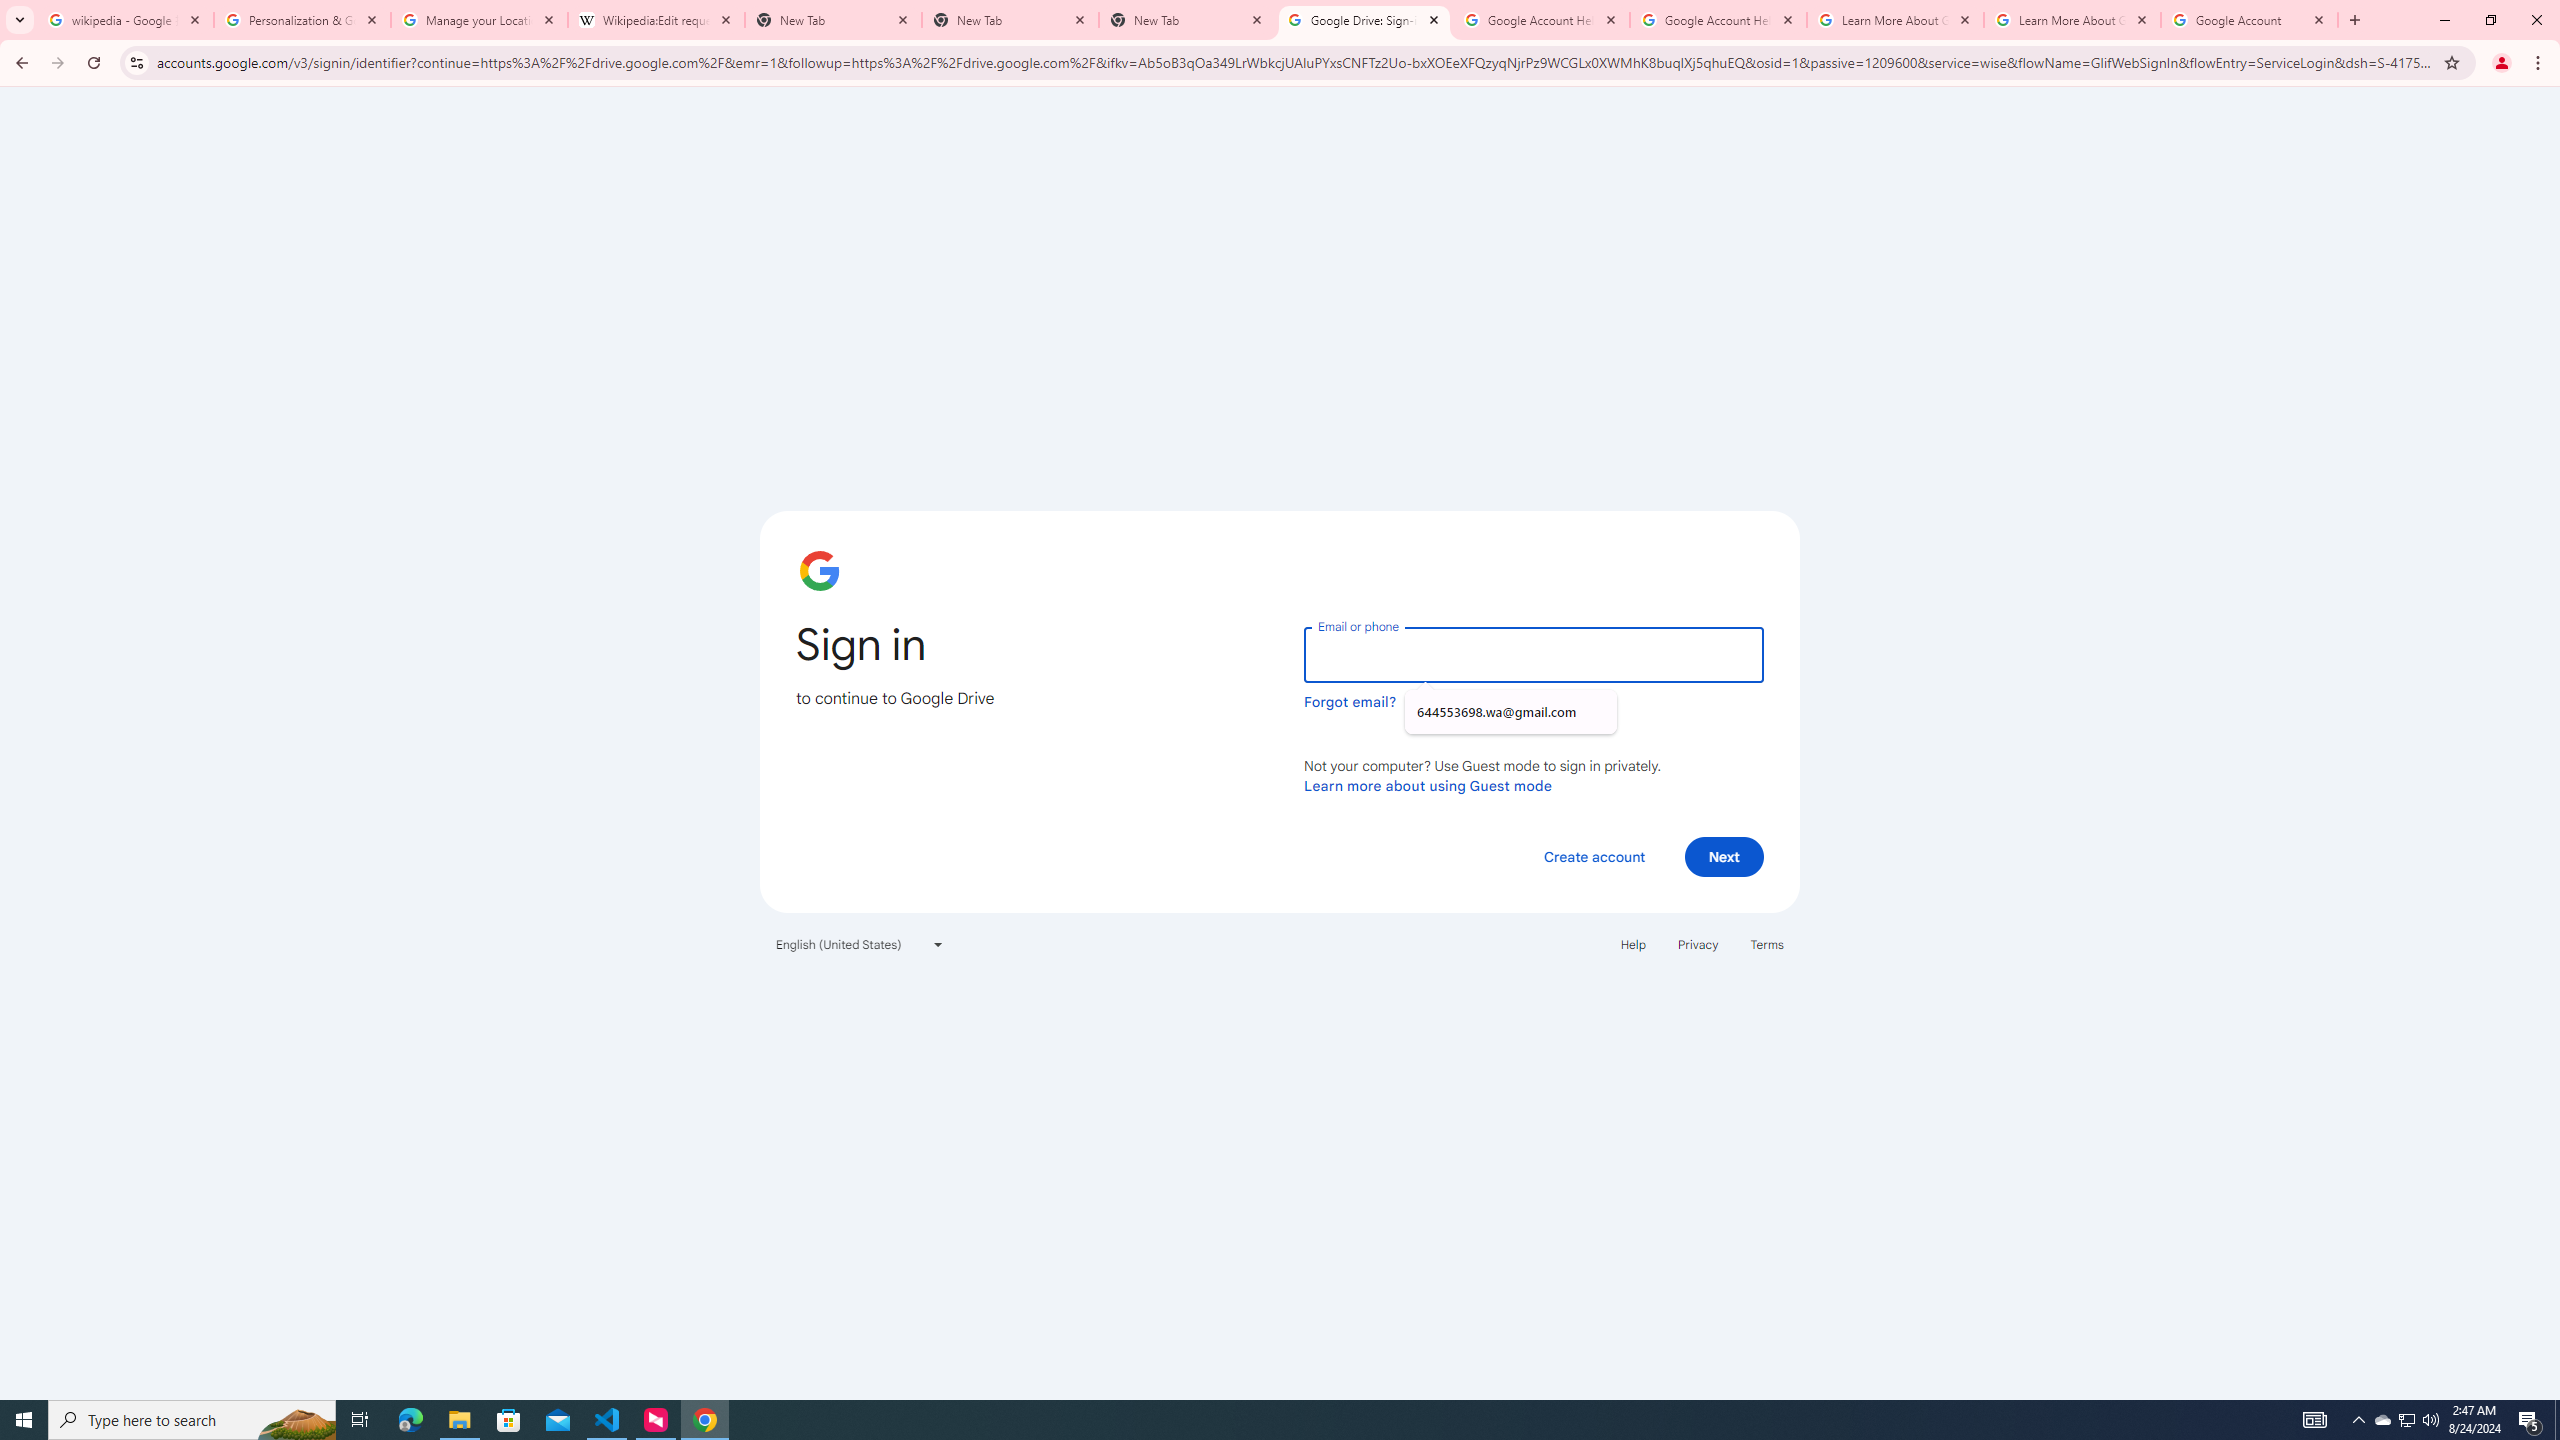 This screenshot has width=2560, height=1440. I want to click on 'Privacy', so click(1696, 942).